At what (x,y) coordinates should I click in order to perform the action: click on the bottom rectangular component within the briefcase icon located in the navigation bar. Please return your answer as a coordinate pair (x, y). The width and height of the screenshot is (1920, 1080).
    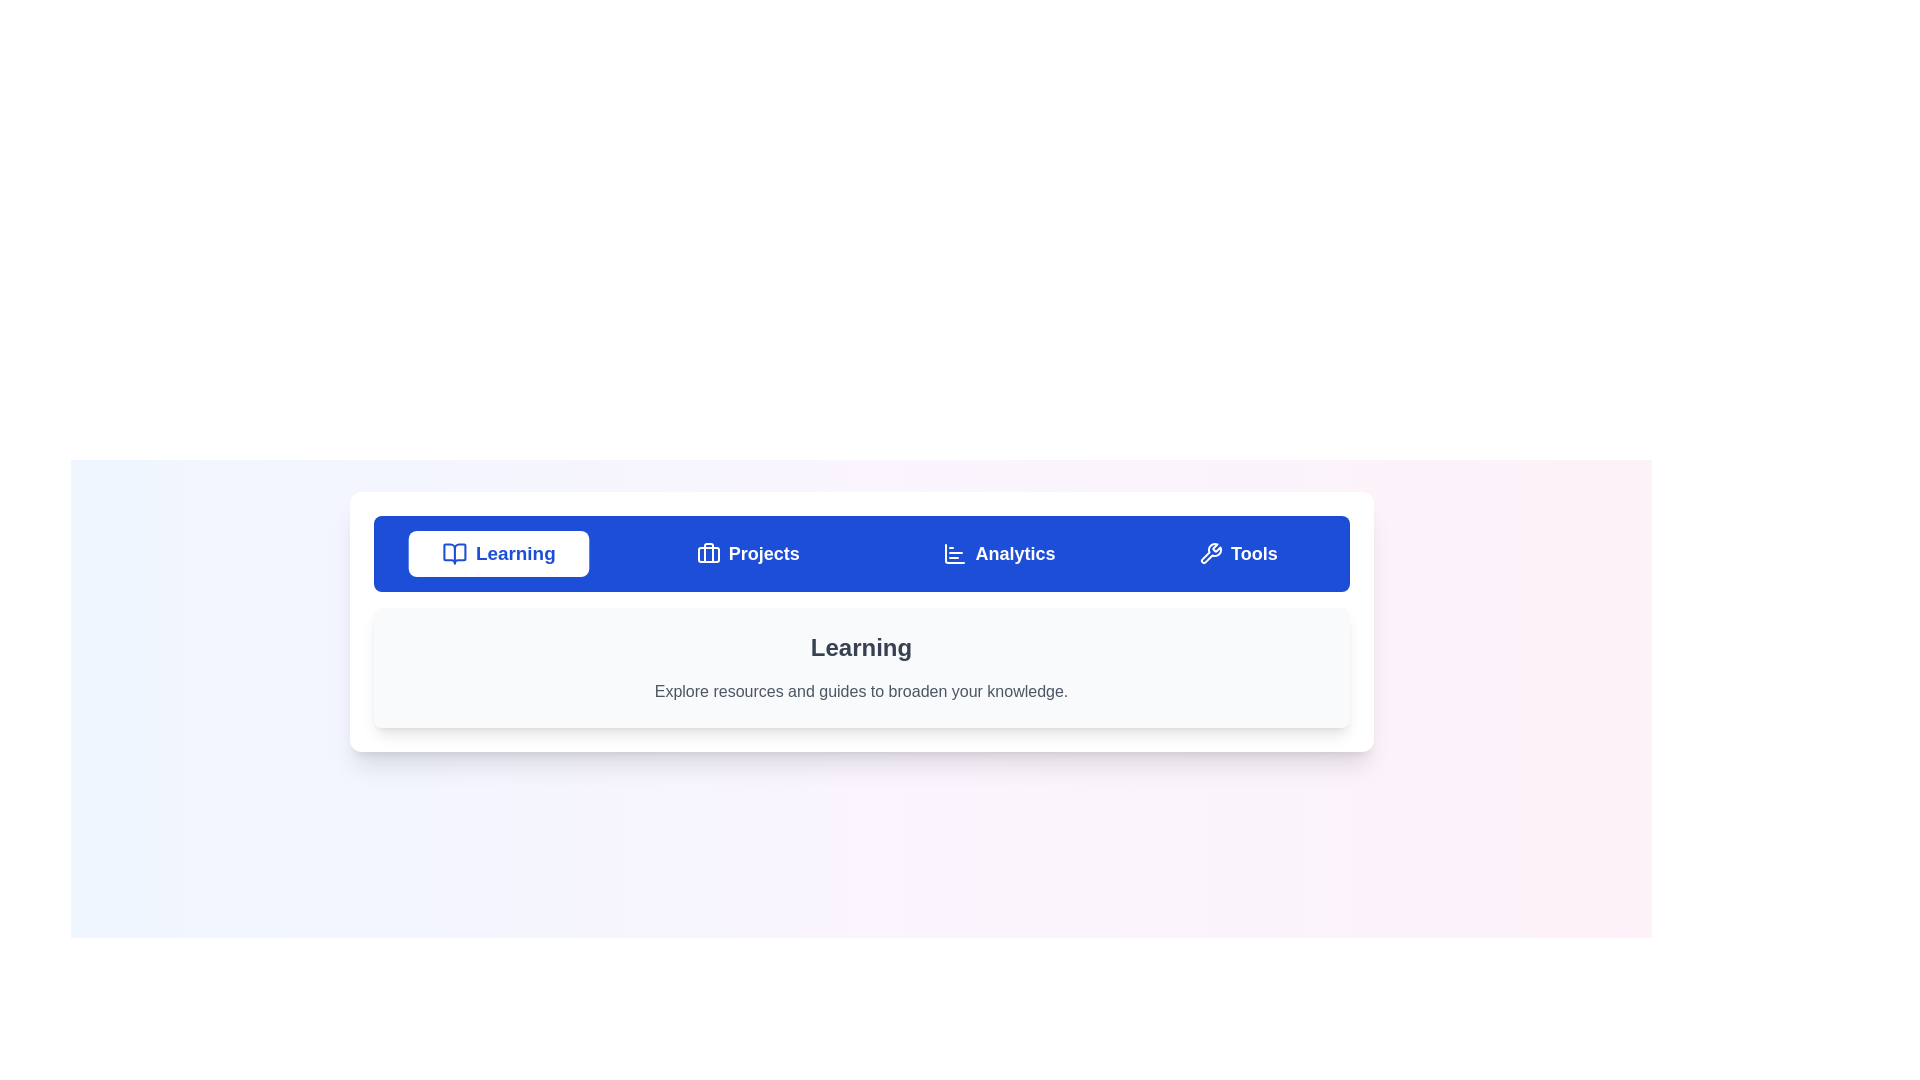
    Looking at the image, I should click on (708, 555).